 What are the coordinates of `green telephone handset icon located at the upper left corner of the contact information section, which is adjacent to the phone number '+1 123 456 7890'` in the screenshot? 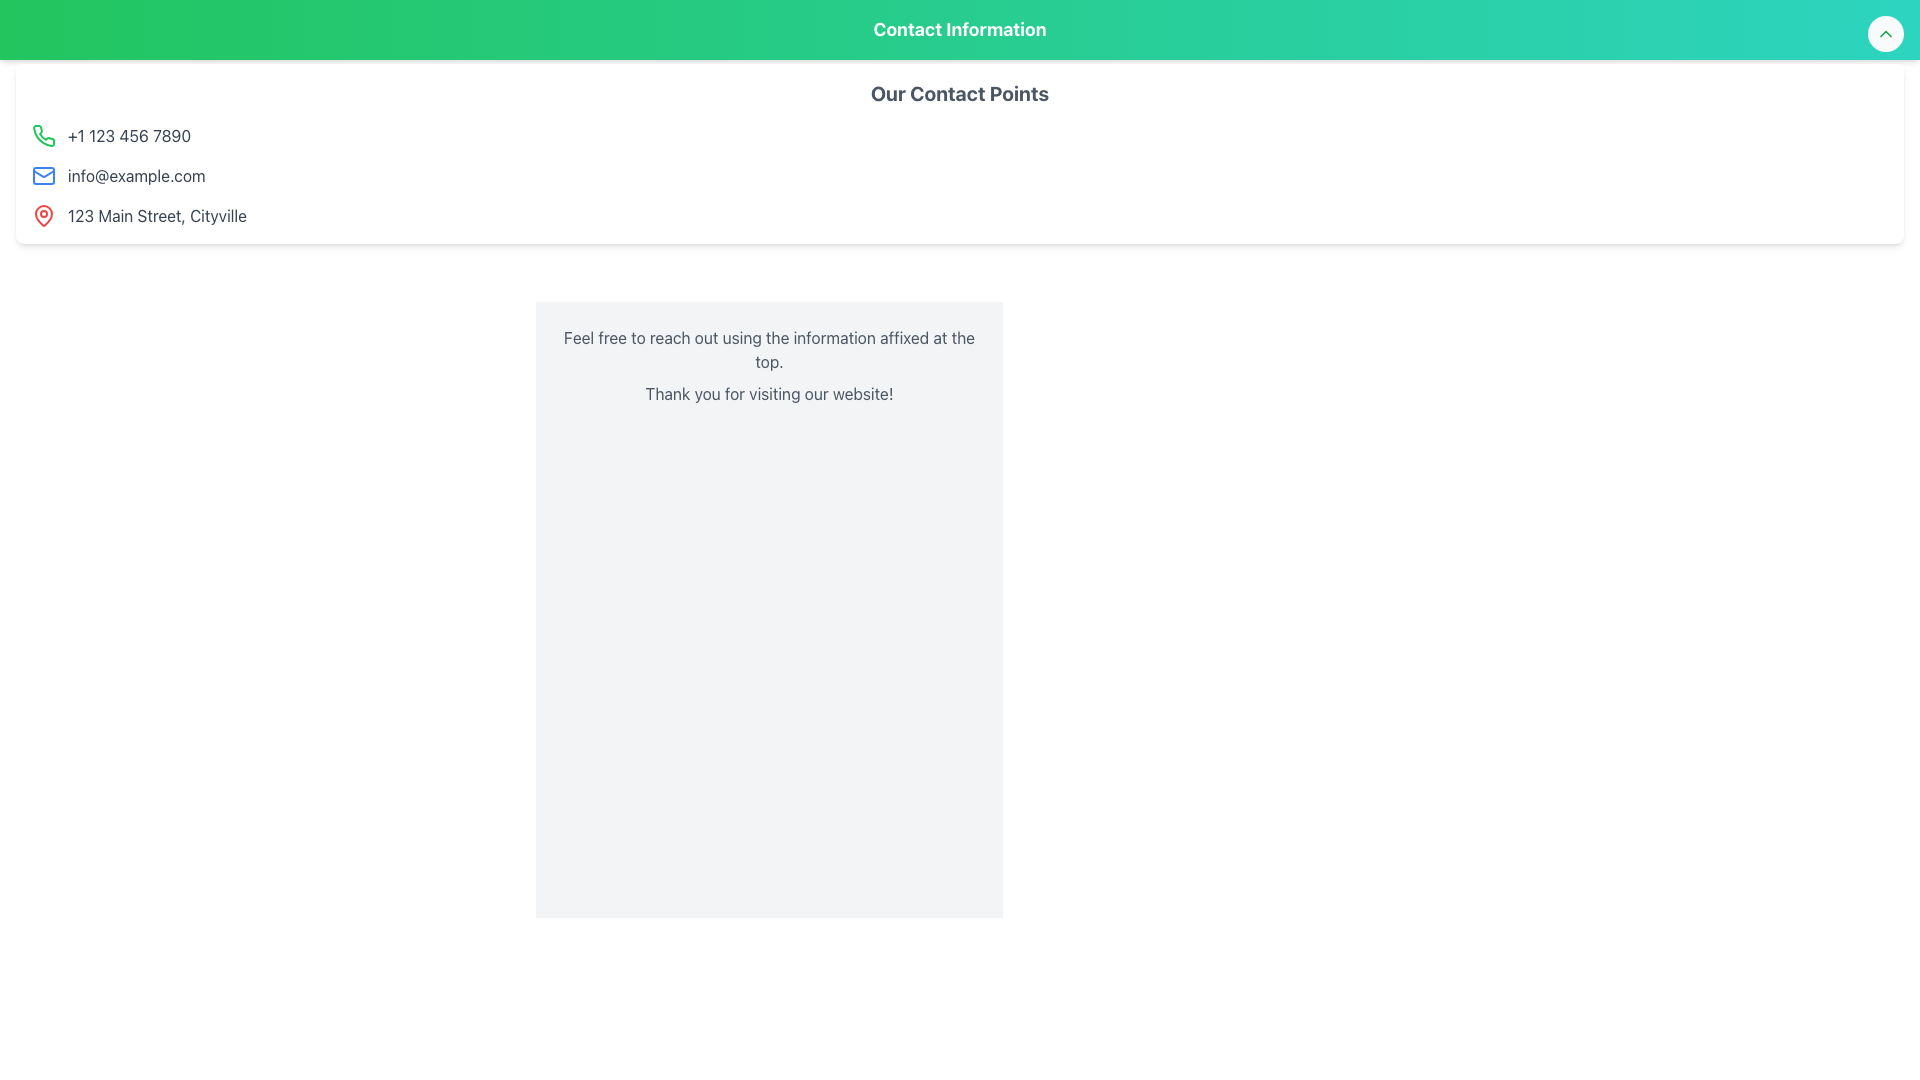 It's located at (43, 135).